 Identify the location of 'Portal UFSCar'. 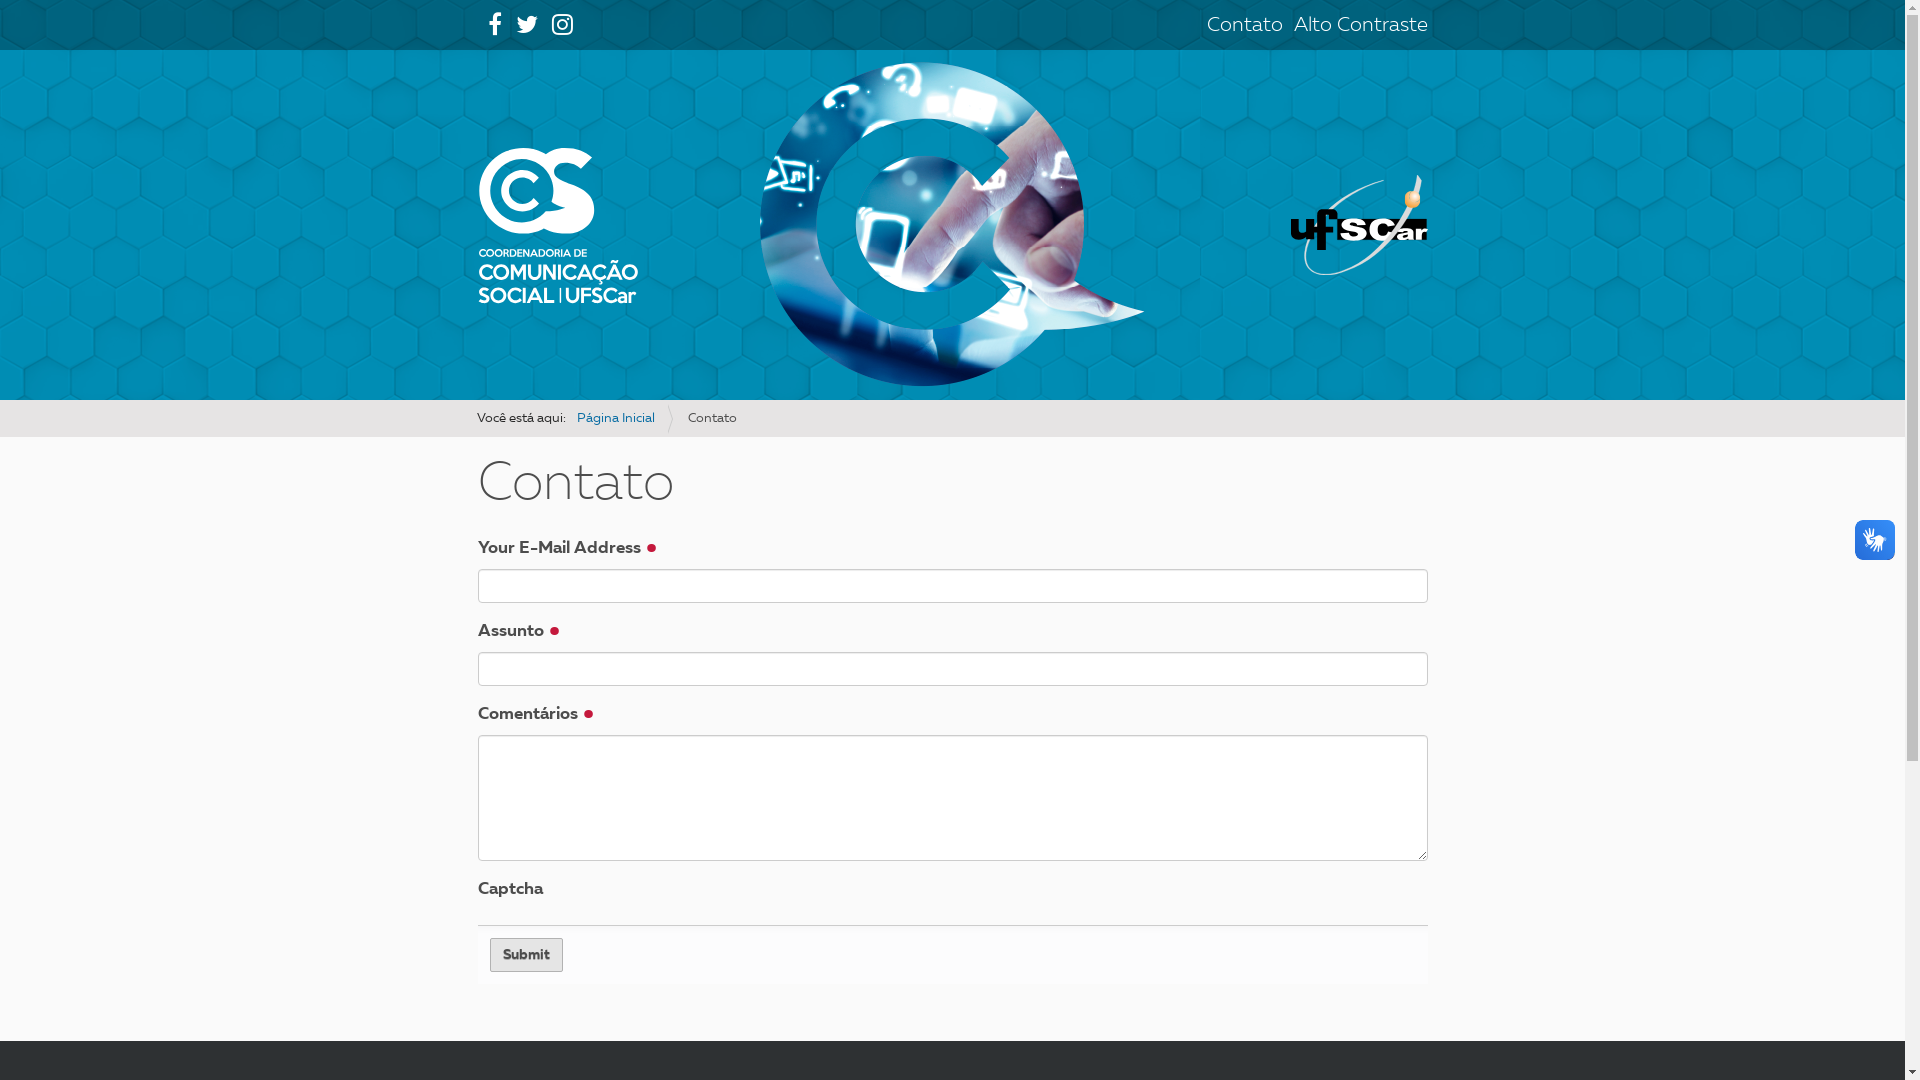
(1291, 224).